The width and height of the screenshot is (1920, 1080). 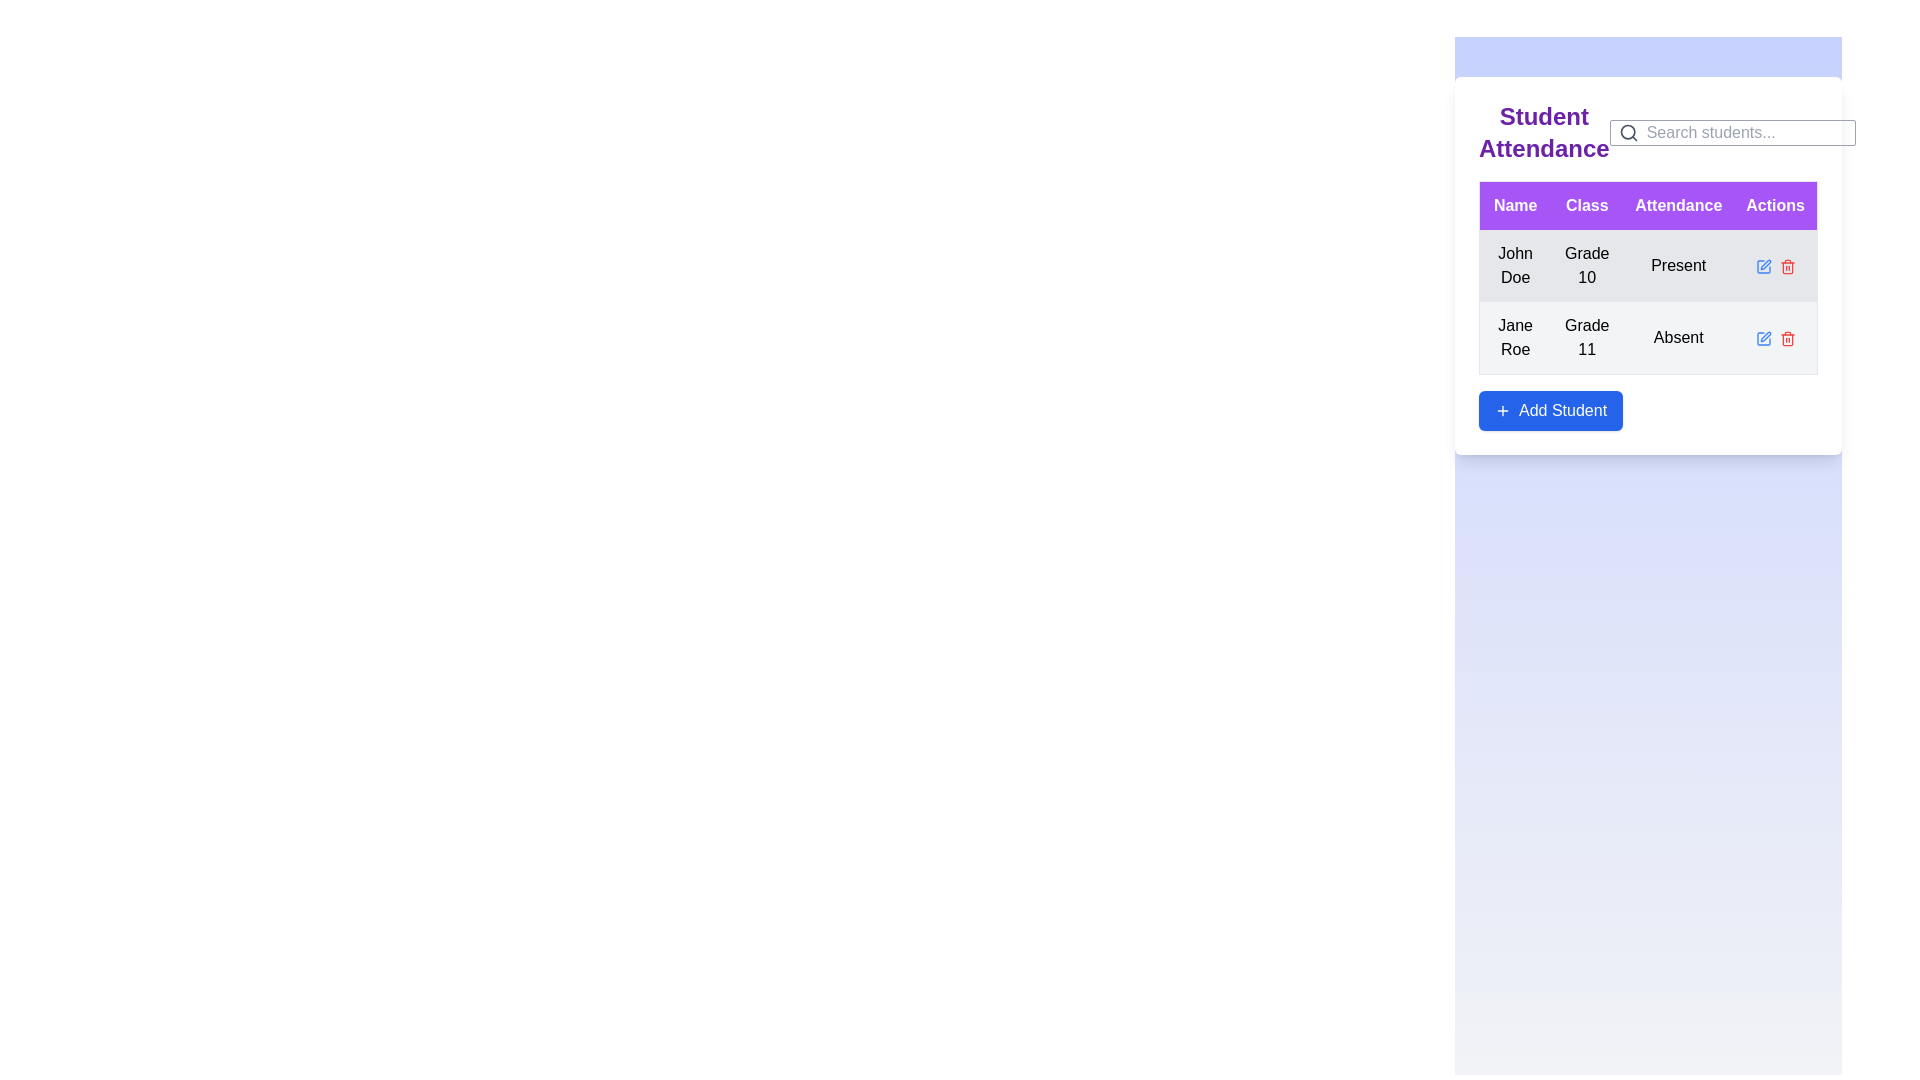 I want to click on the 'Class' header label, which is the second header in a row of four headers in the table's header section, so click(x=1586, y=205).